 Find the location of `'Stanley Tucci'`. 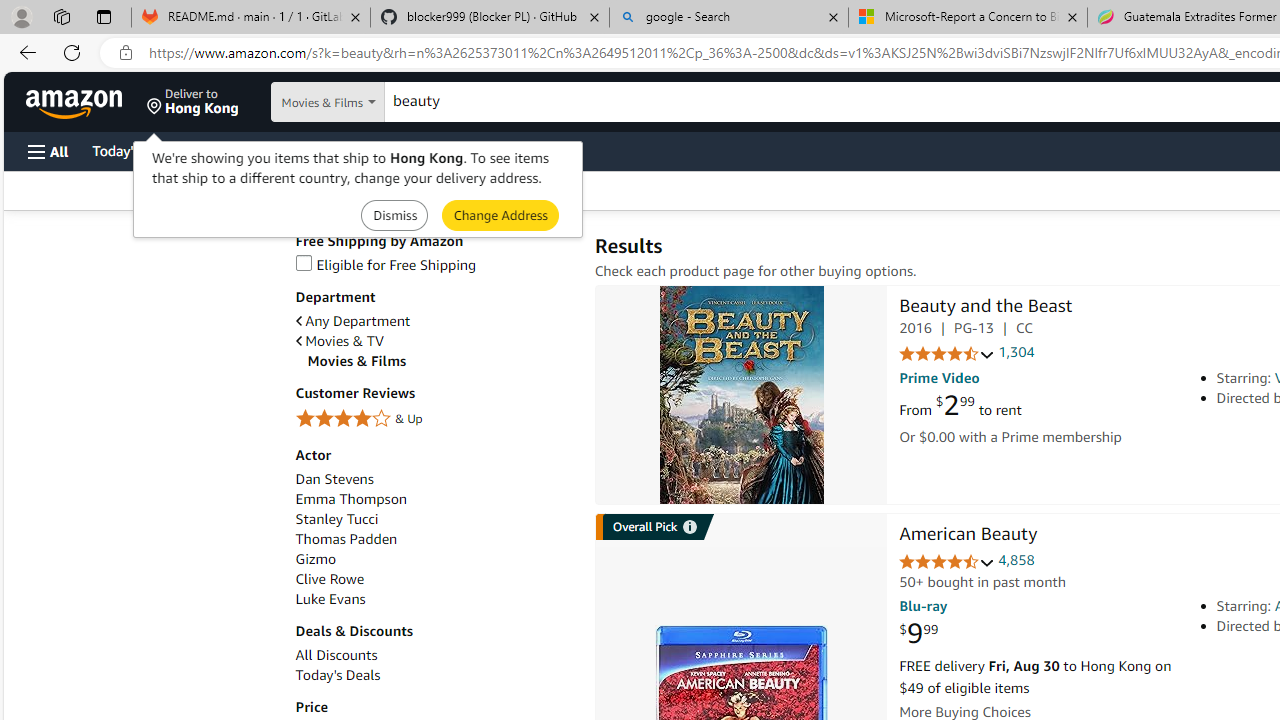

'Stanley Tucci' is located at coordinates (433, 518).